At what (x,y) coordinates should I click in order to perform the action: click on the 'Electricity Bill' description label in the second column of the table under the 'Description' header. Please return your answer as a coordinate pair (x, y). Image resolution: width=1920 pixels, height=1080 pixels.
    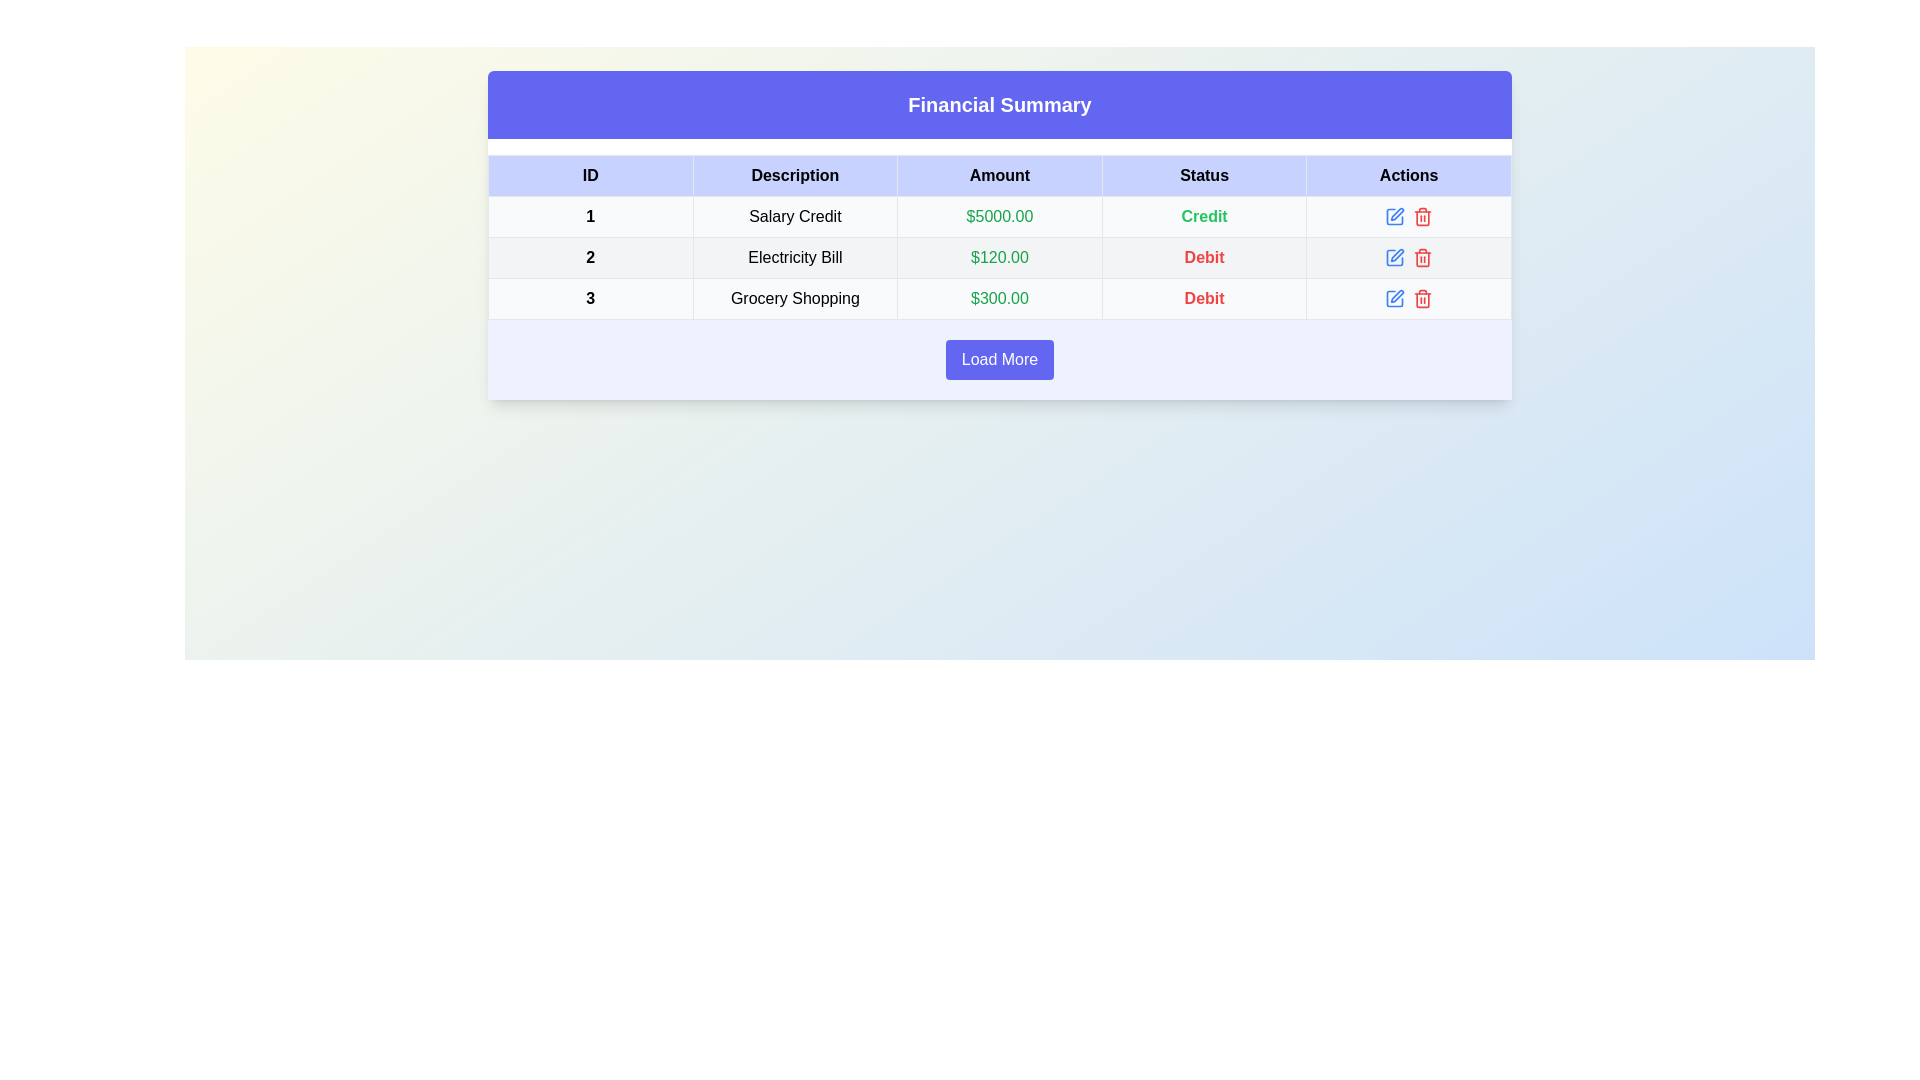
    Looking at the image, I should click on (794, 257).